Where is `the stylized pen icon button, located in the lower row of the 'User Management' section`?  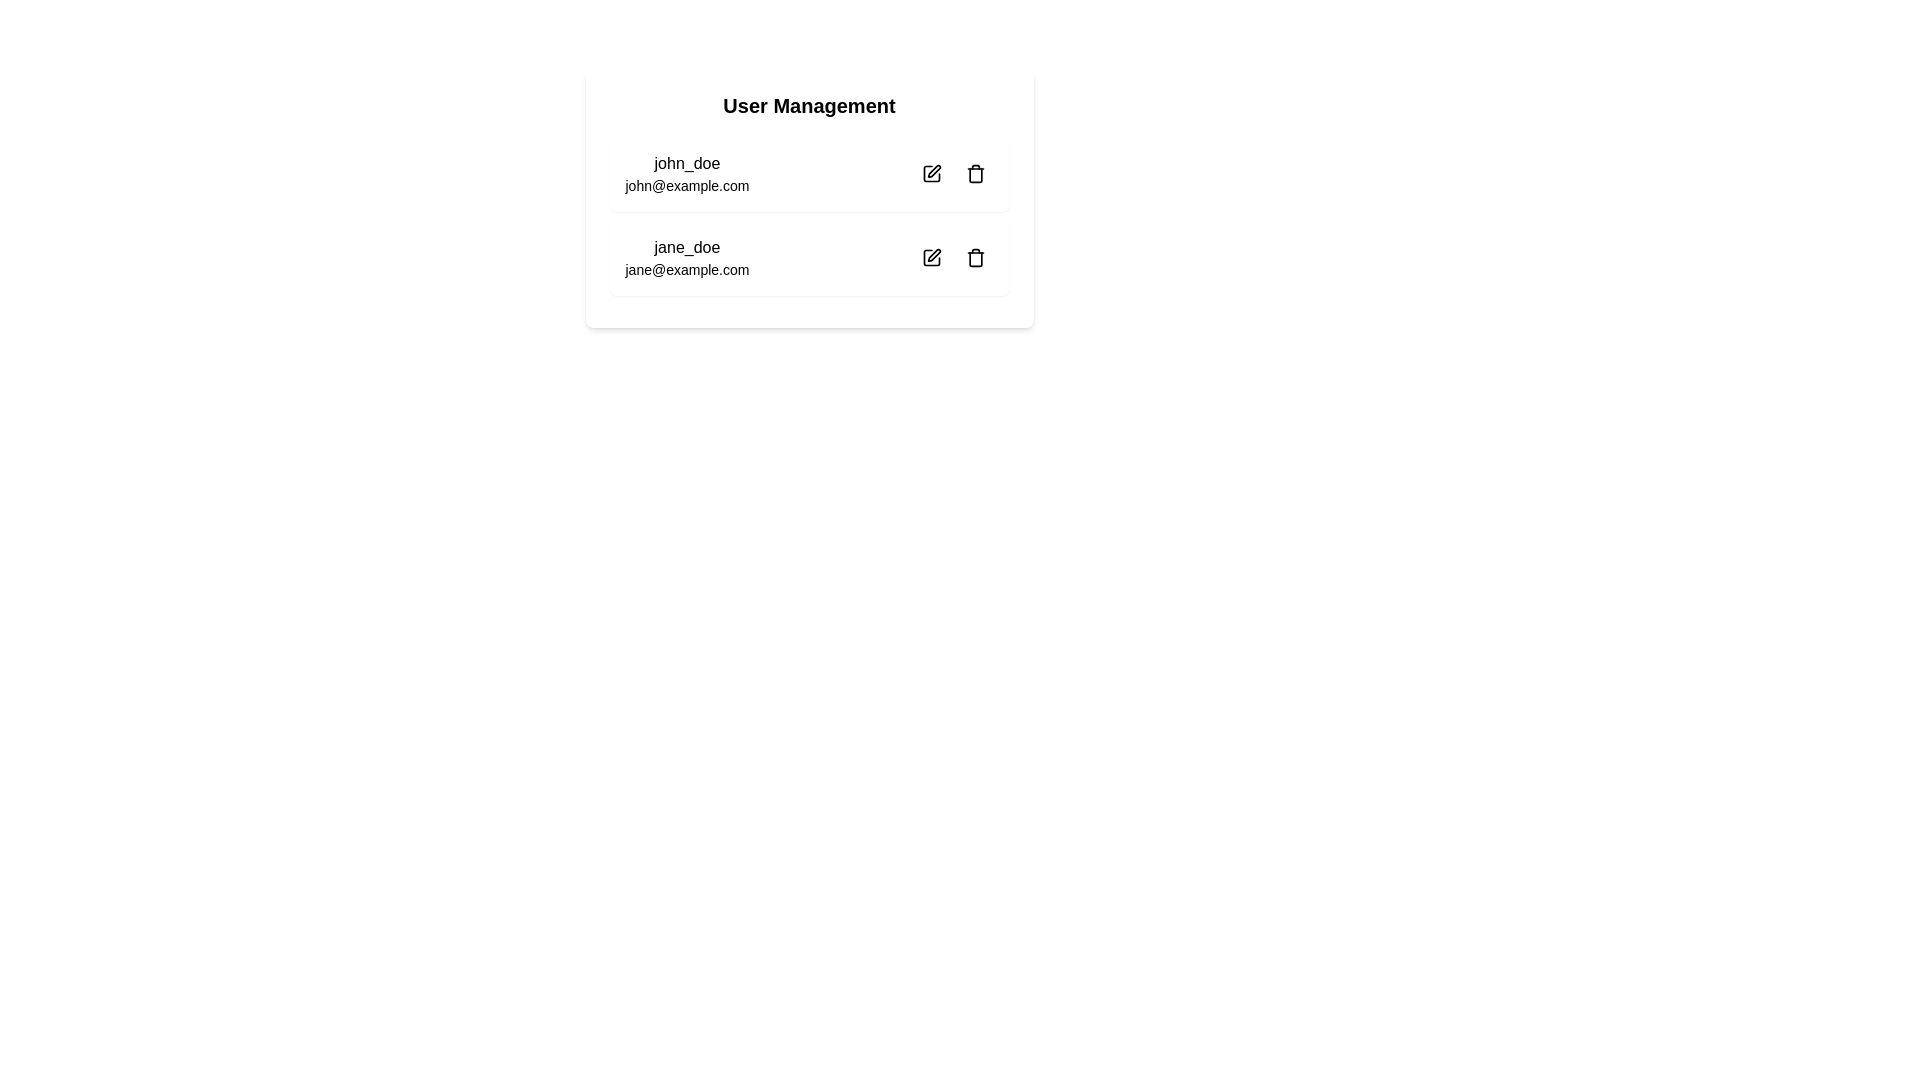
the stylized pen icon button, located in the lower row of the 'User Management' section is located at coordinates (933, 254).